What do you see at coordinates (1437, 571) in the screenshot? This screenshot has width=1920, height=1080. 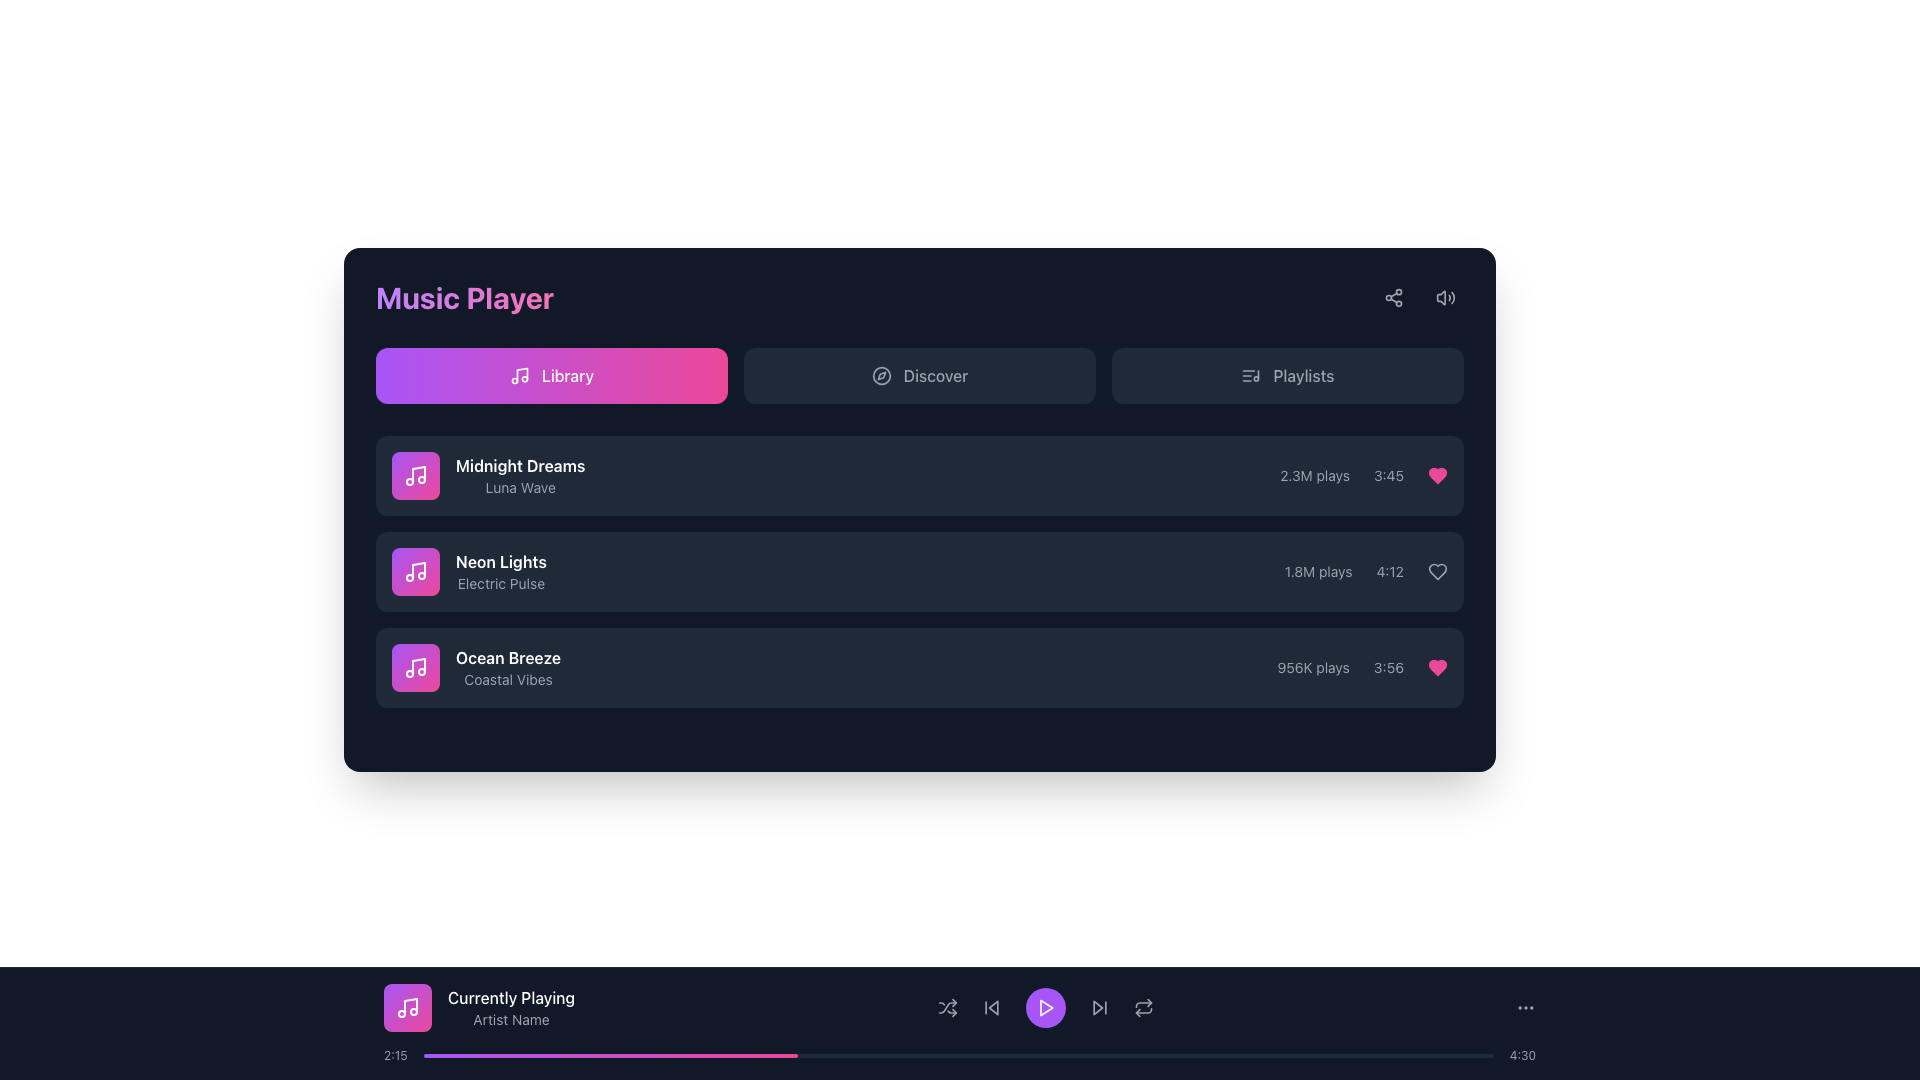 I see `the like or favorite button for the second track item in the playlist` at bounding box center [1437, 571].